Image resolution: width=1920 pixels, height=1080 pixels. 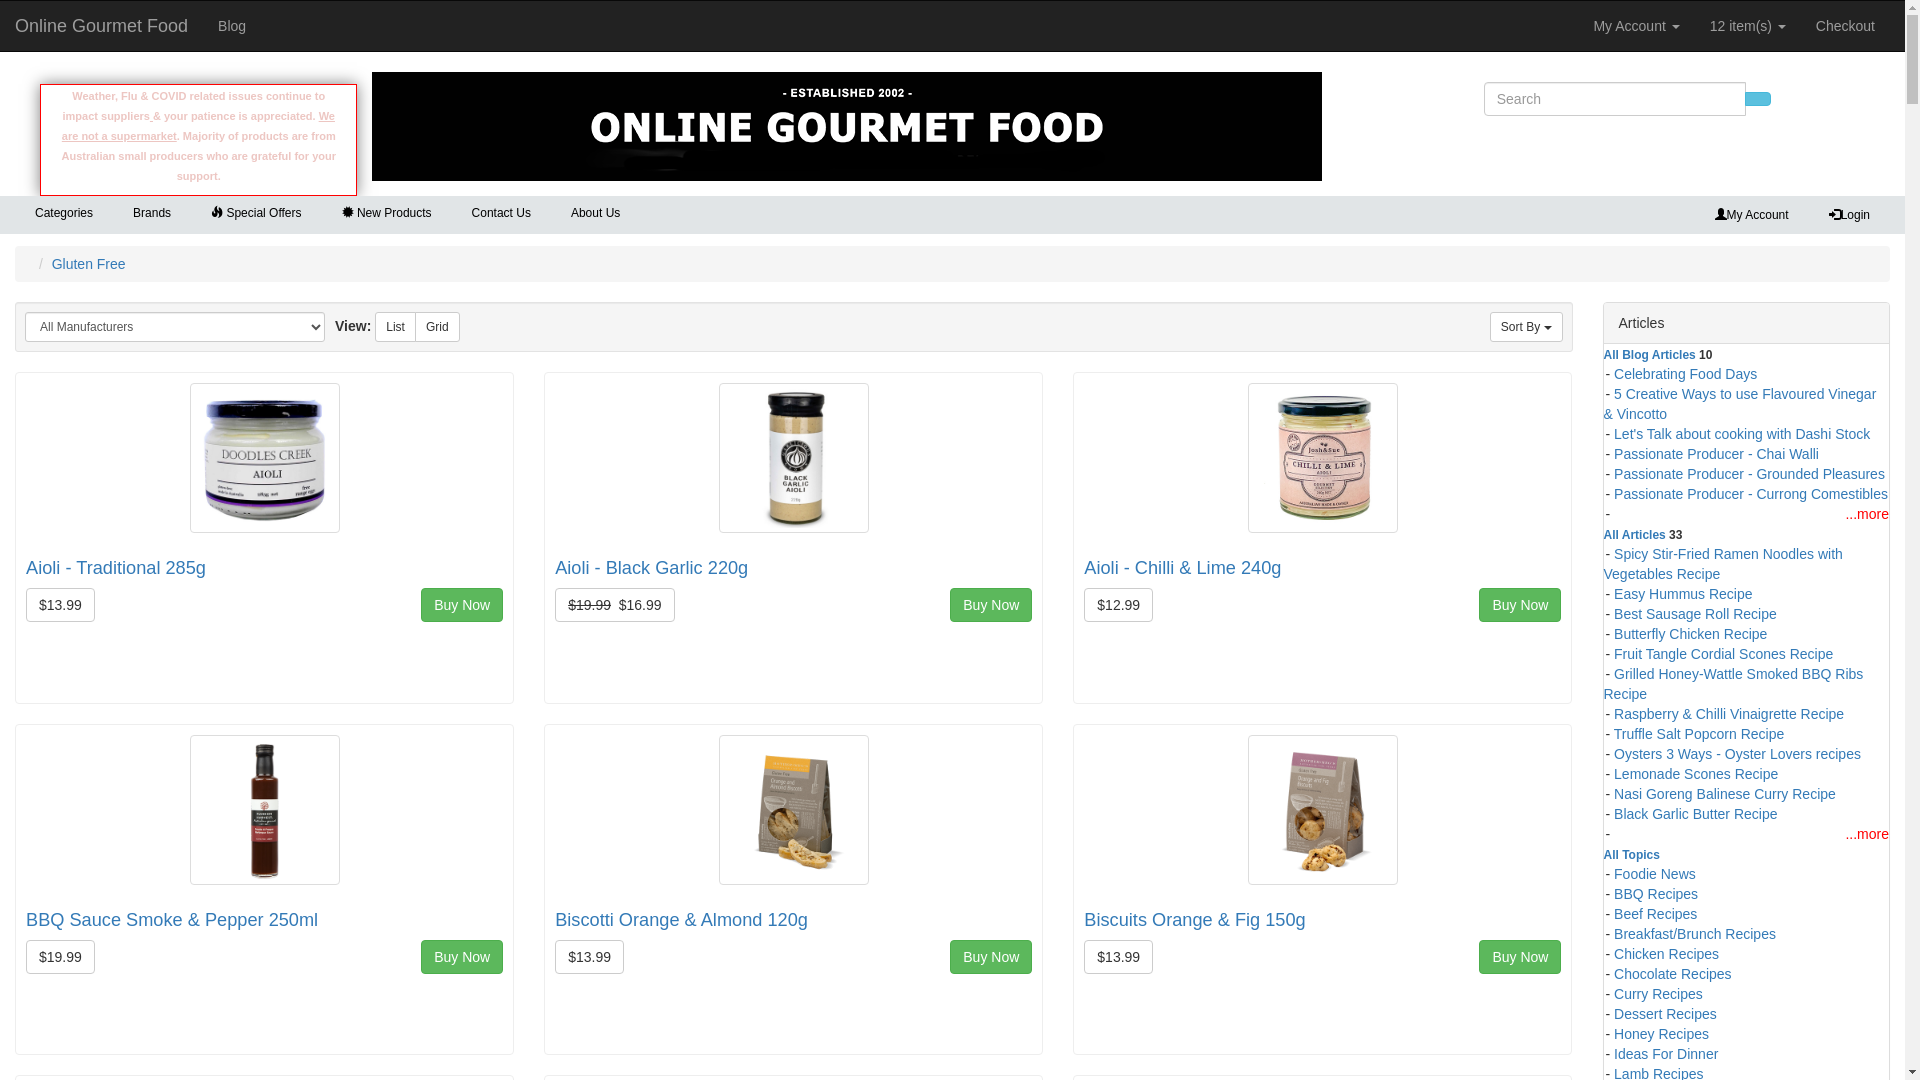 I want to click on '12 item(s)', so click(x=1746, y=26).